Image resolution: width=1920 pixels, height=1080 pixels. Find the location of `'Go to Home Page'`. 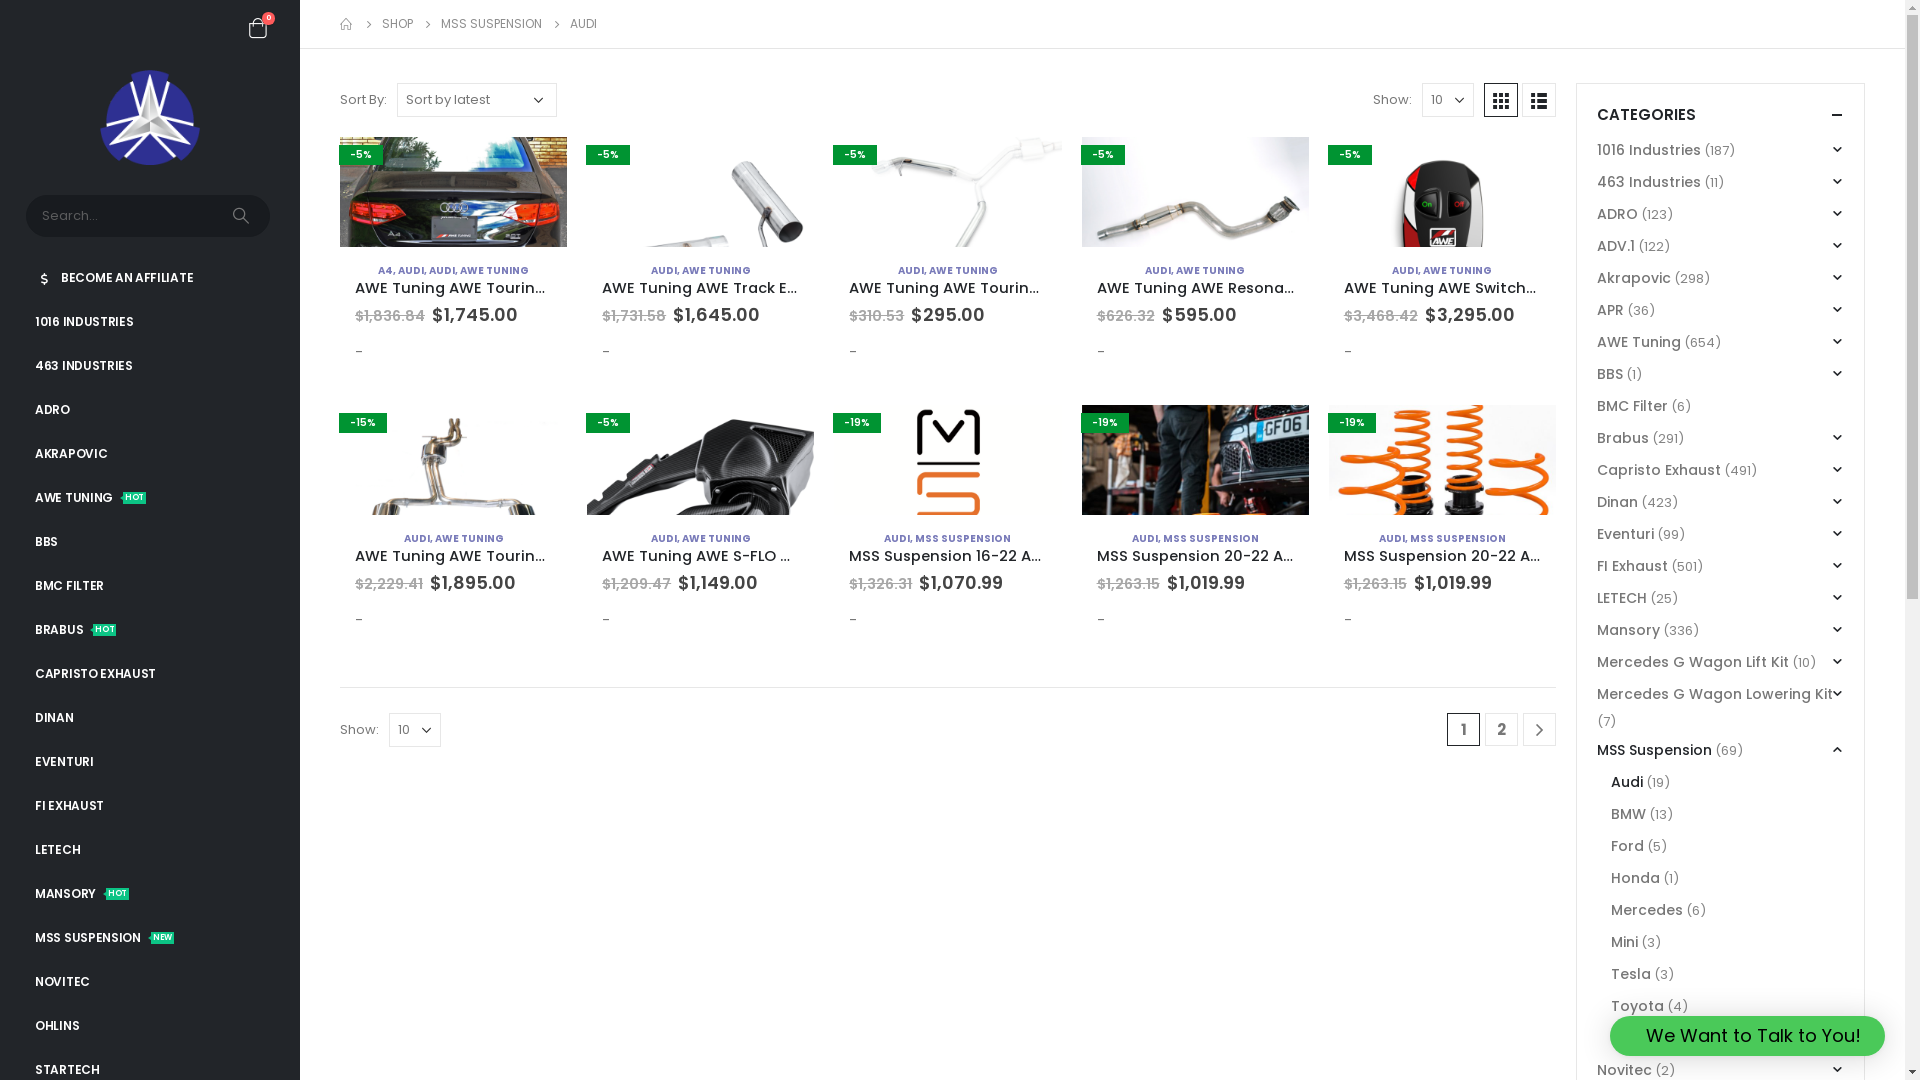

'Go to Home Page' is located at coordinates (340, 23).